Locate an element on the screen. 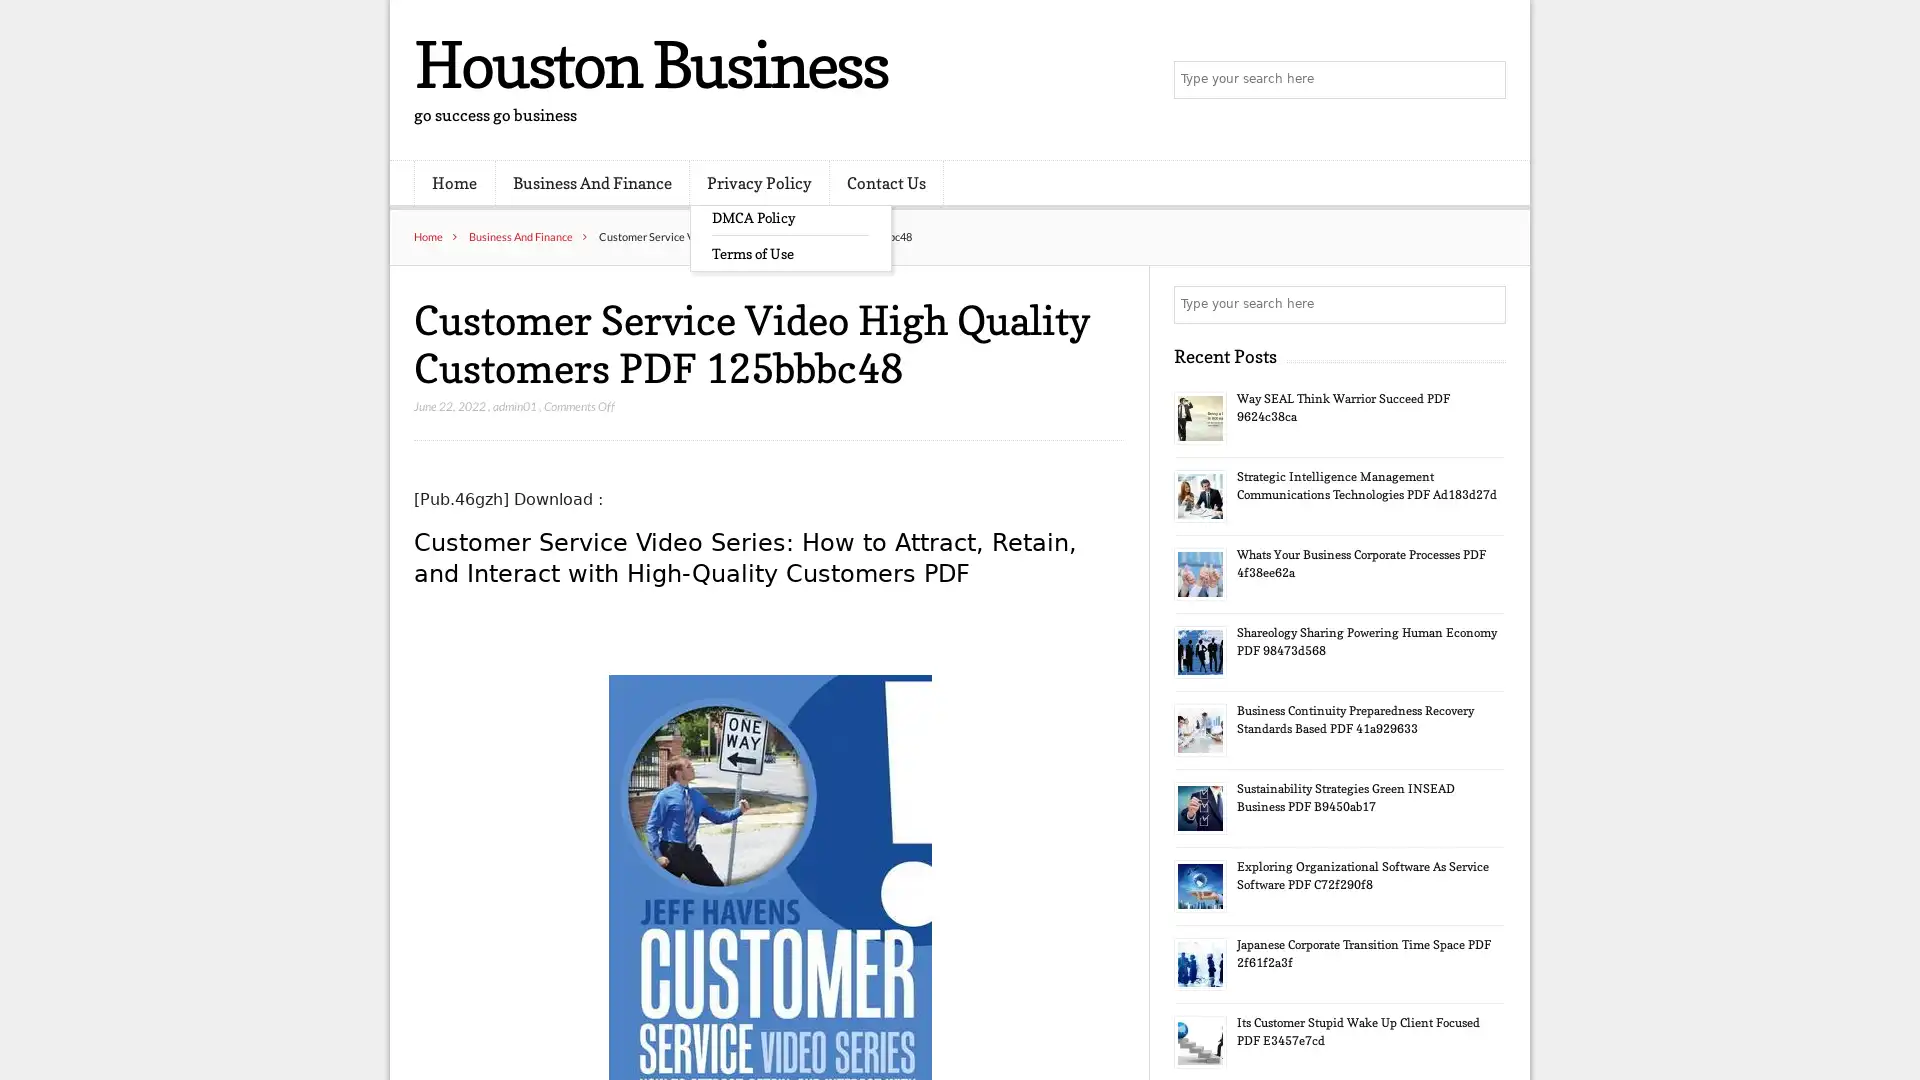 The width and height of the screenshot is (1920, 1080). Search is located at coordinates (1485, 304).